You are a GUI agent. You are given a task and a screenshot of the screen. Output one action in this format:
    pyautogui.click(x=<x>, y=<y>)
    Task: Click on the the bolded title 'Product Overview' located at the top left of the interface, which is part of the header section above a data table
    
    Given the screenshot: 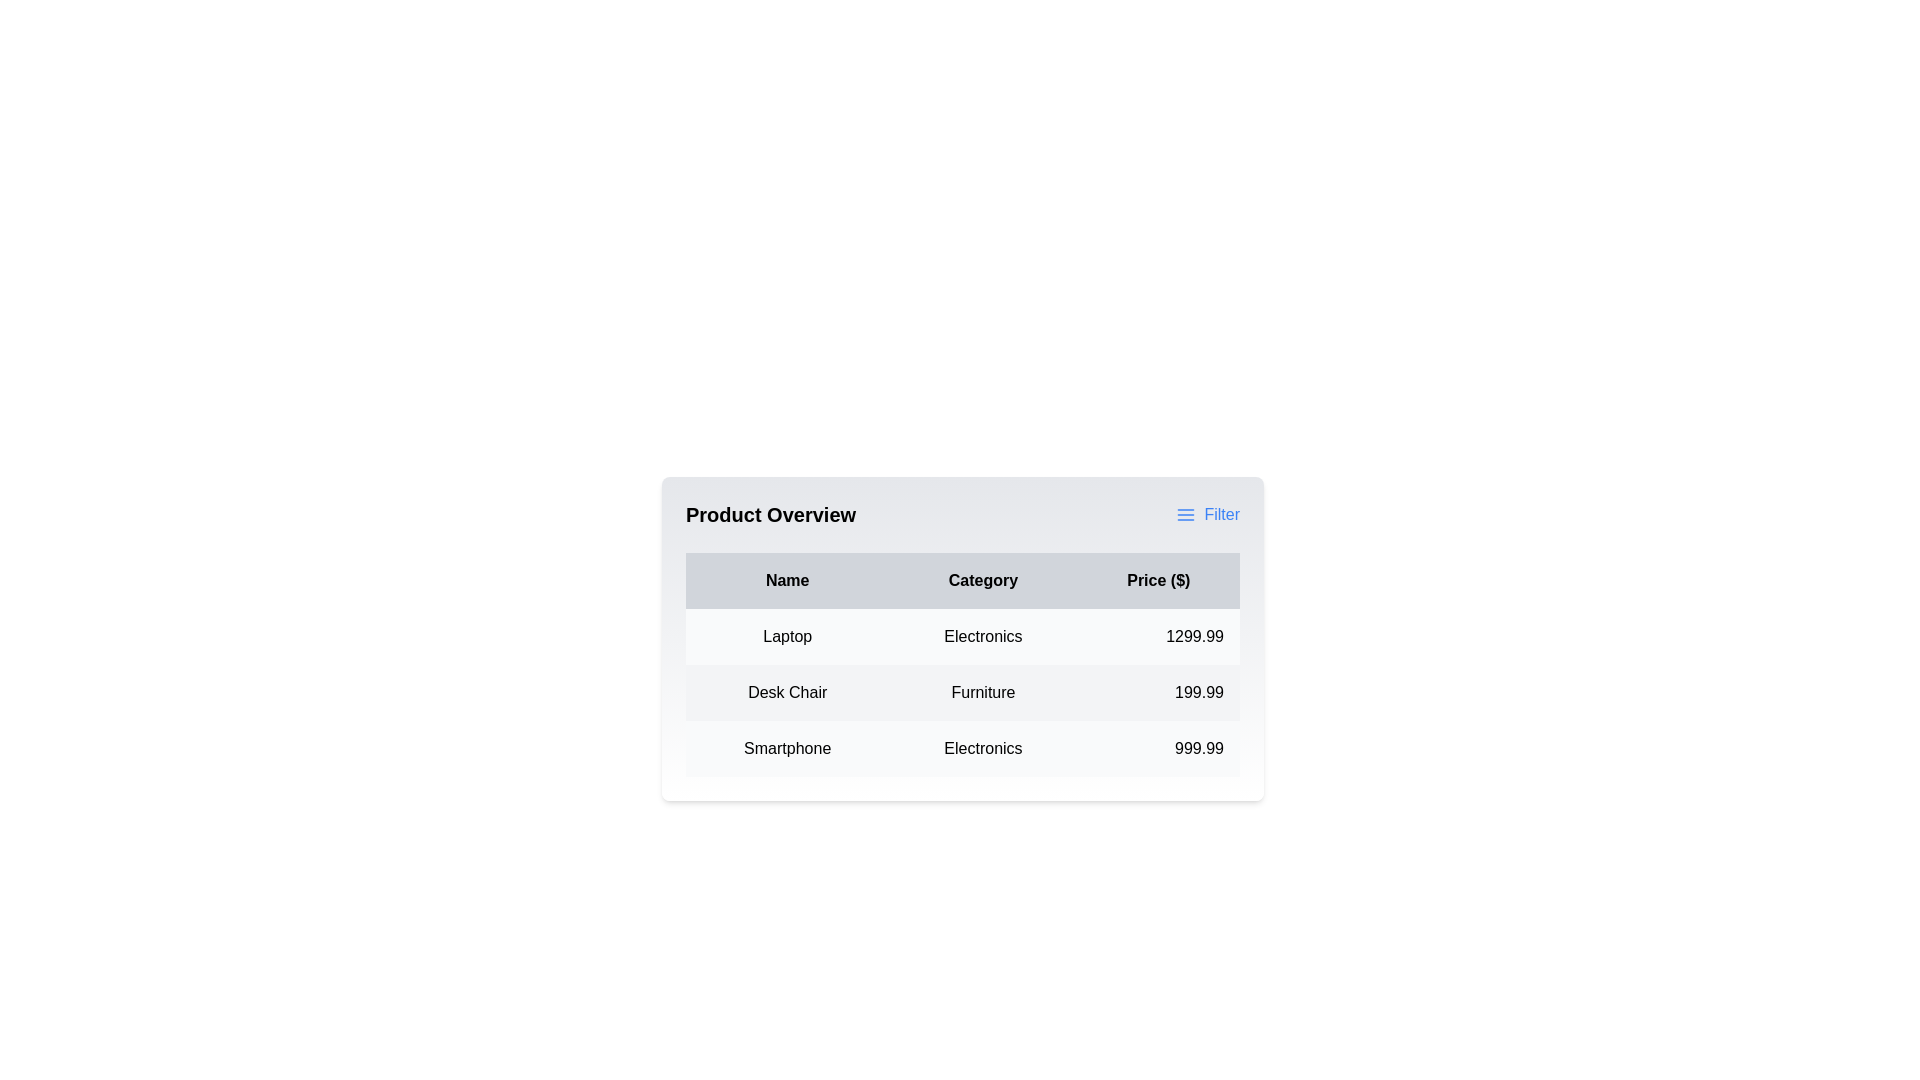 What is the action you would take?
    pyautogui.click(x=770, y=514)
    